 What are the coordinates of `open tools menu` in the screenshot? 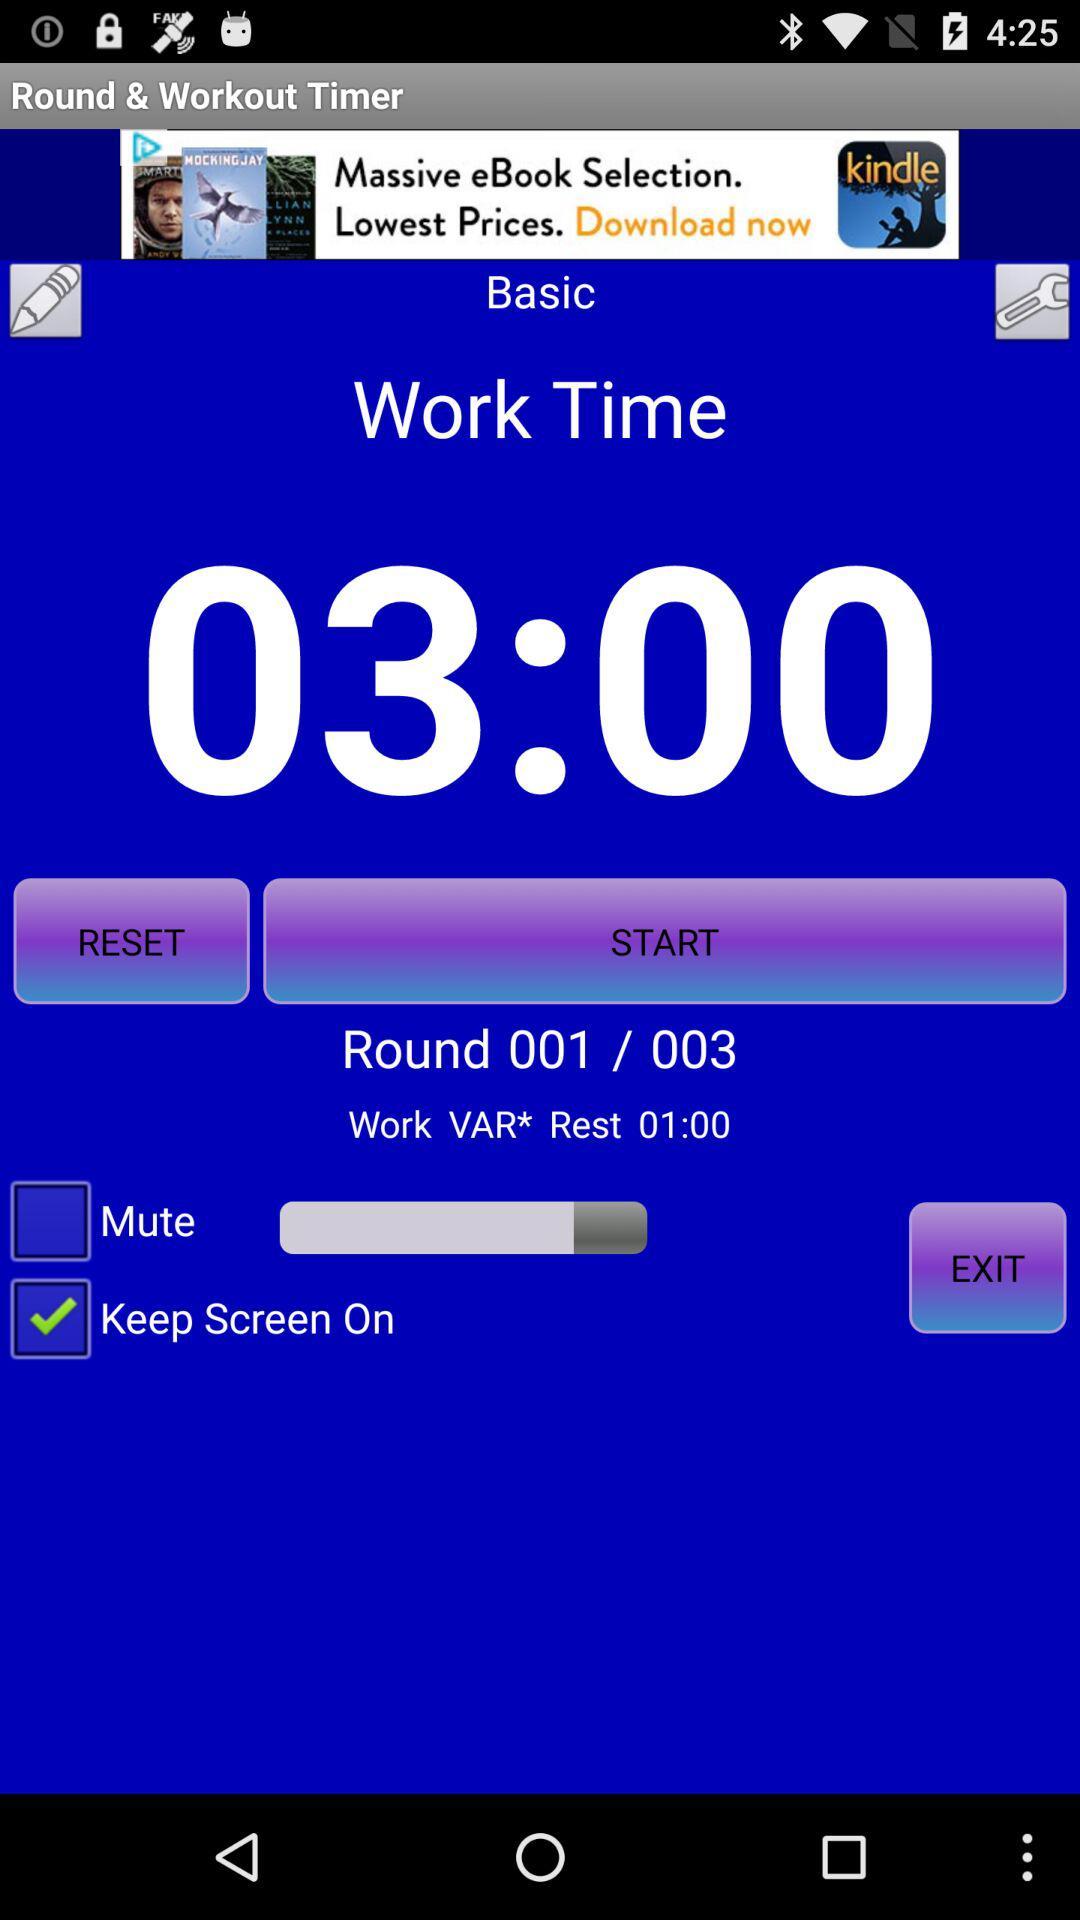 It's located at (1032, 306).